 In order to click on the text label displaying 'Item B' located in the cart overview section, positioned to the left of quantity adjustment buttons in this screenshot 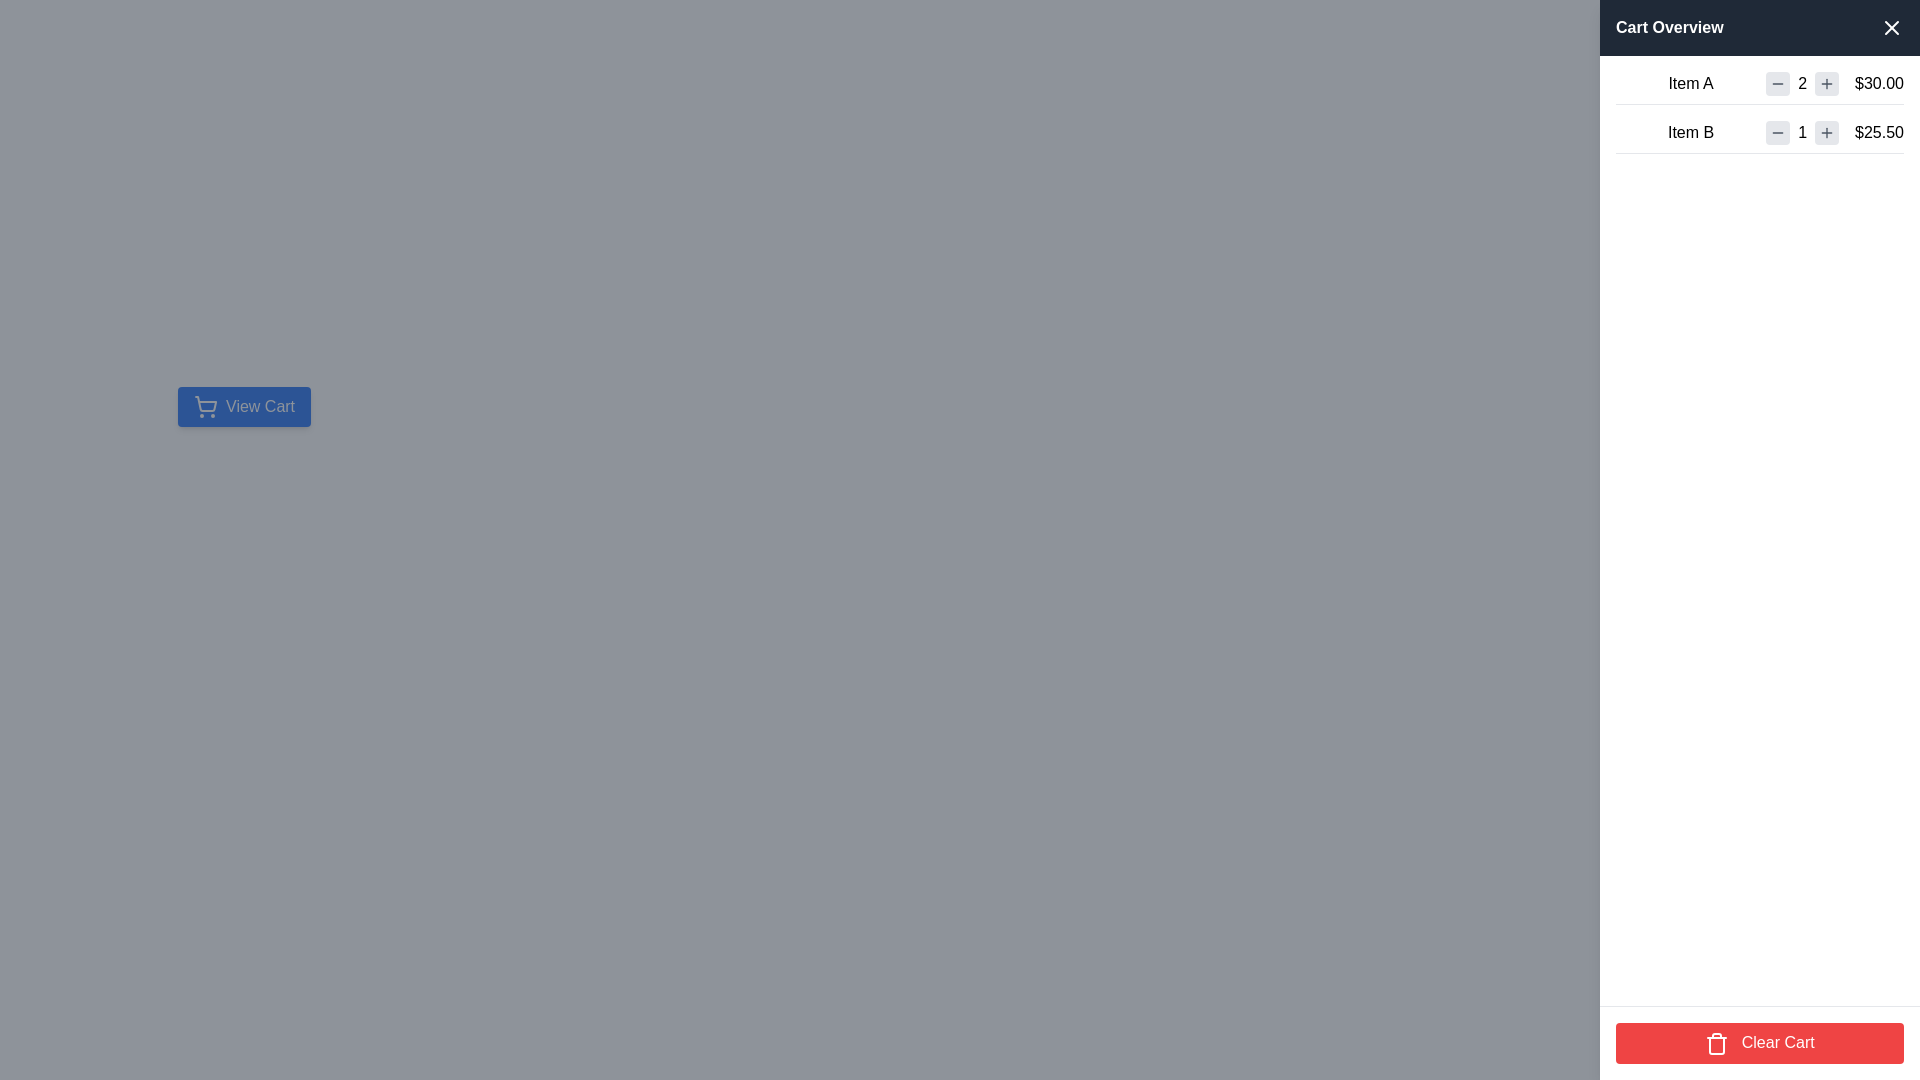, I will do `click(1690, 132)`.